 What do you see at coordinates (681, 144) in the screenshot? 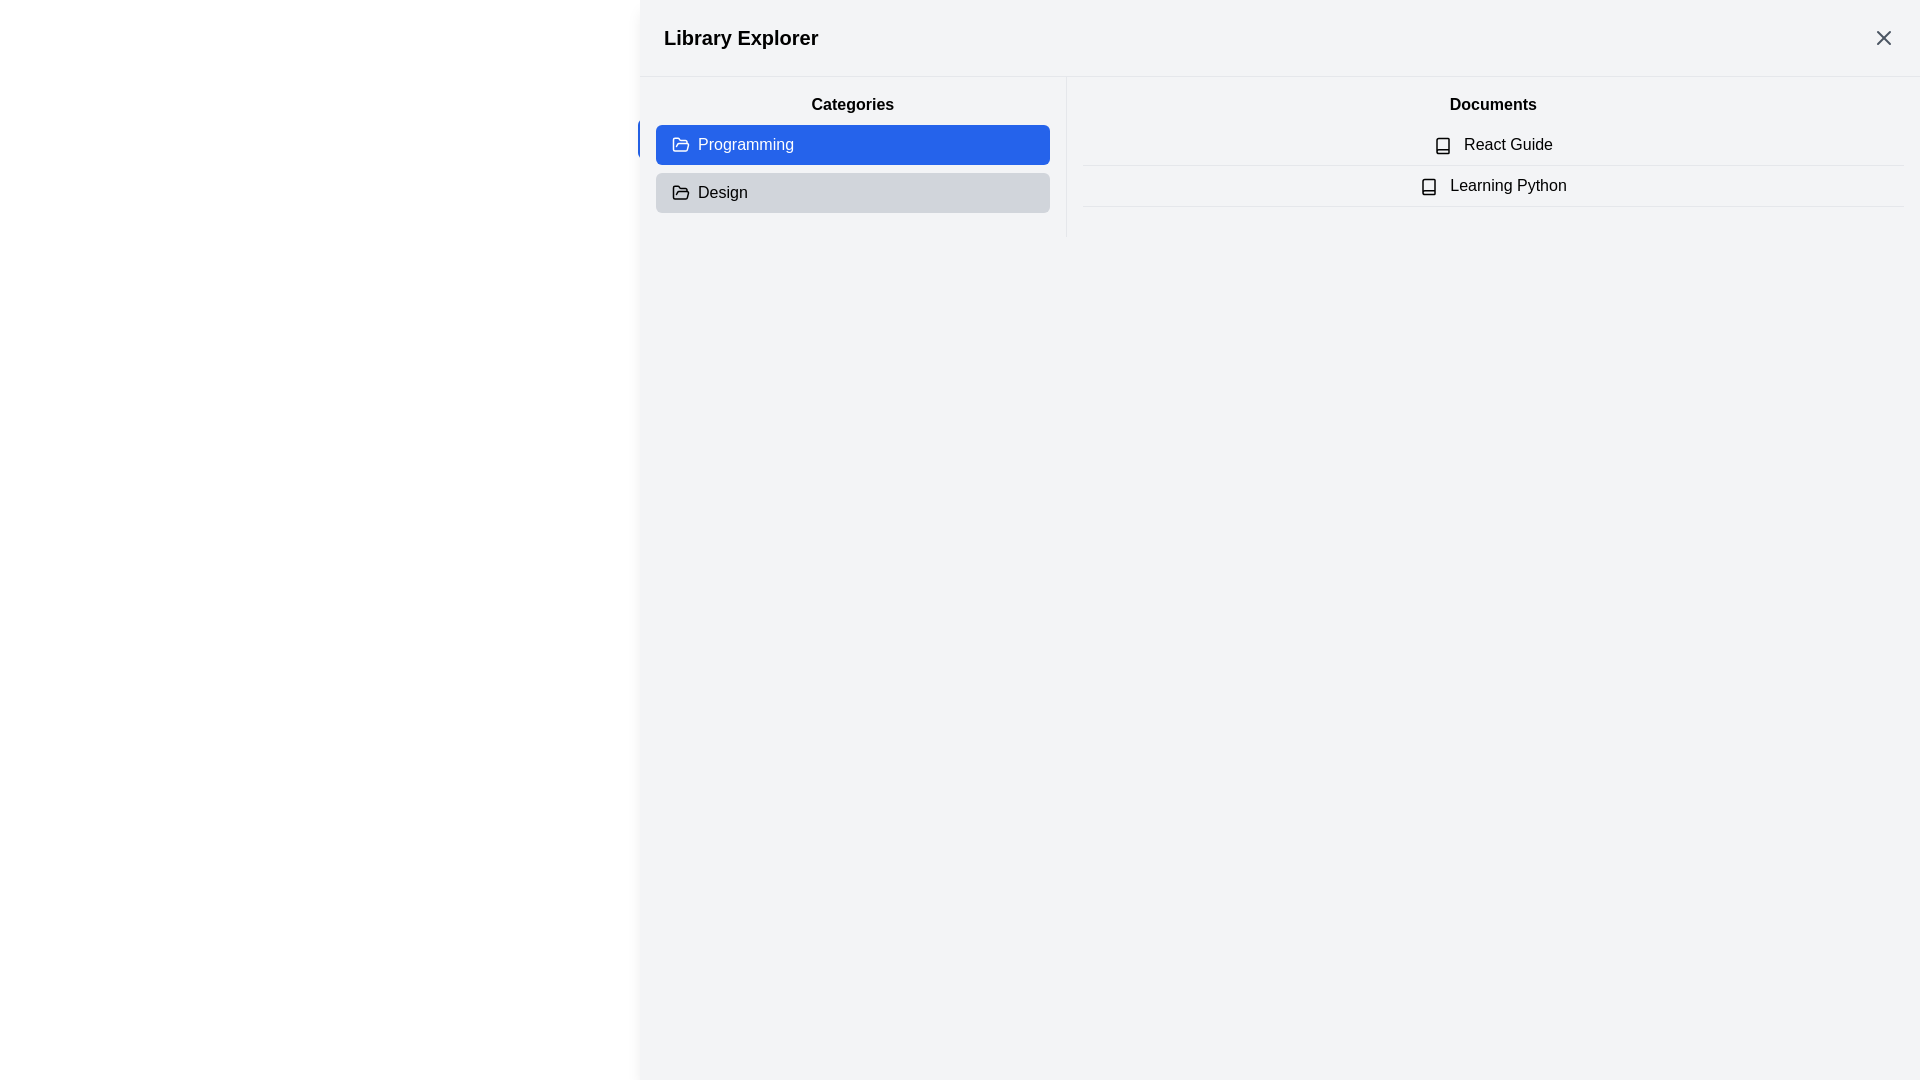
I see `the programming category icon located in the left sidebar under the 'Categories' section` at bounding box center [681, 144].